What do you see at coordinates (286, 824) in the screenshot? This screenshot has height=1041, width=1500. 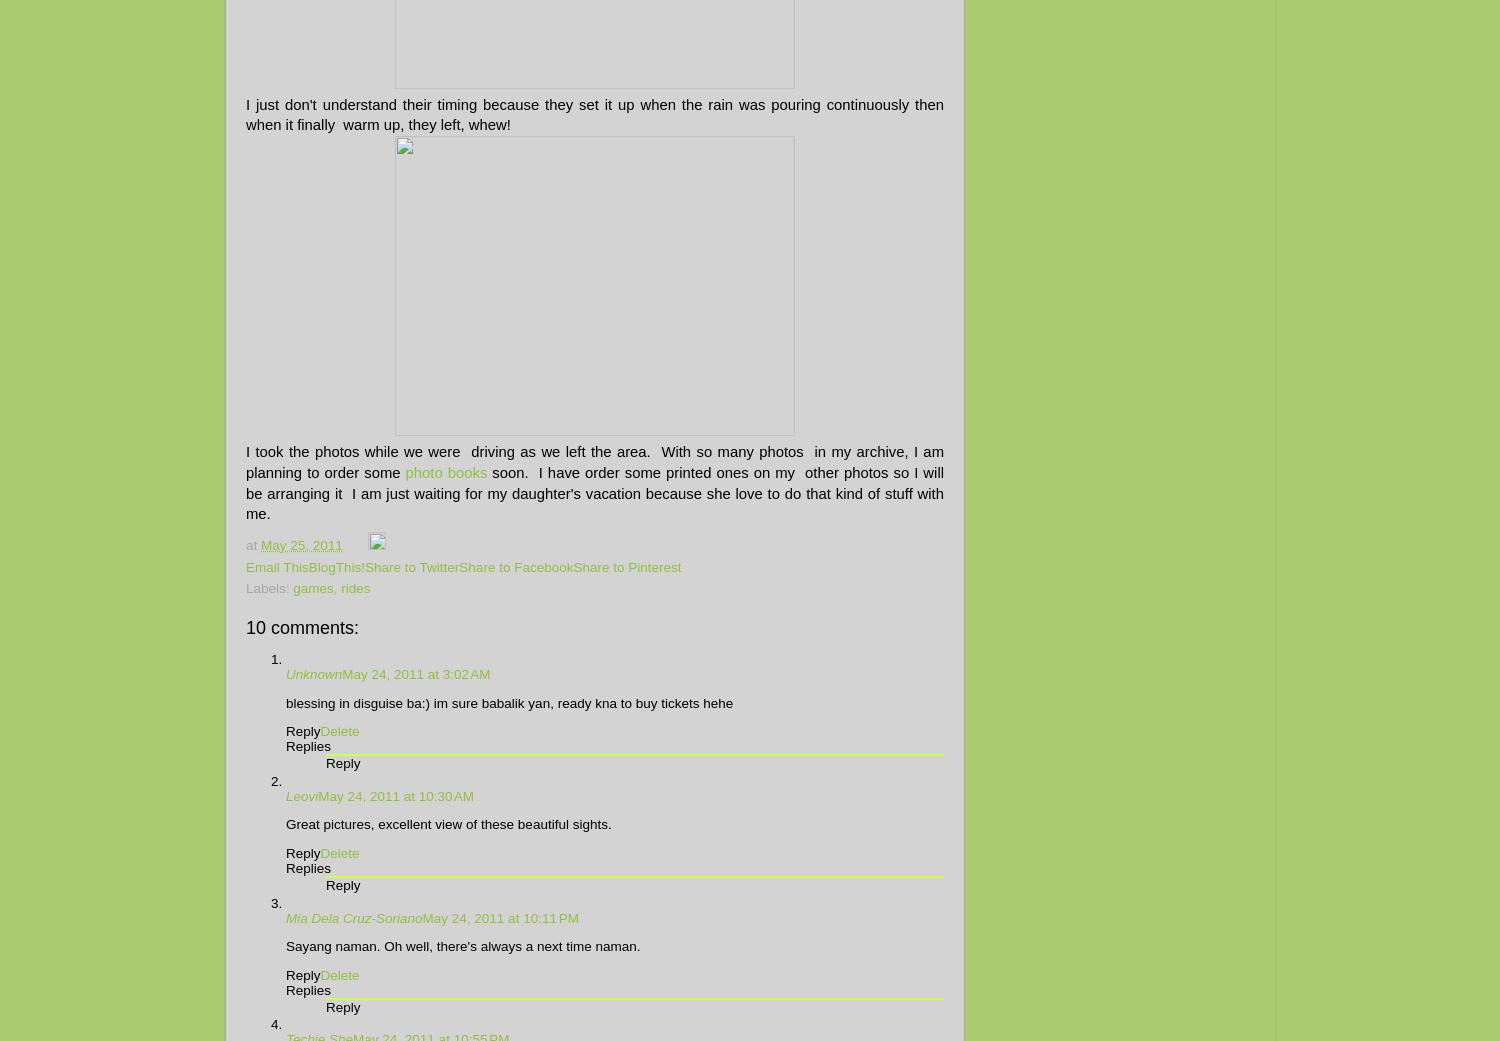 I see `'Great pictures, excellent view of these beautiful sights.'` at bounding box center [286, 824].